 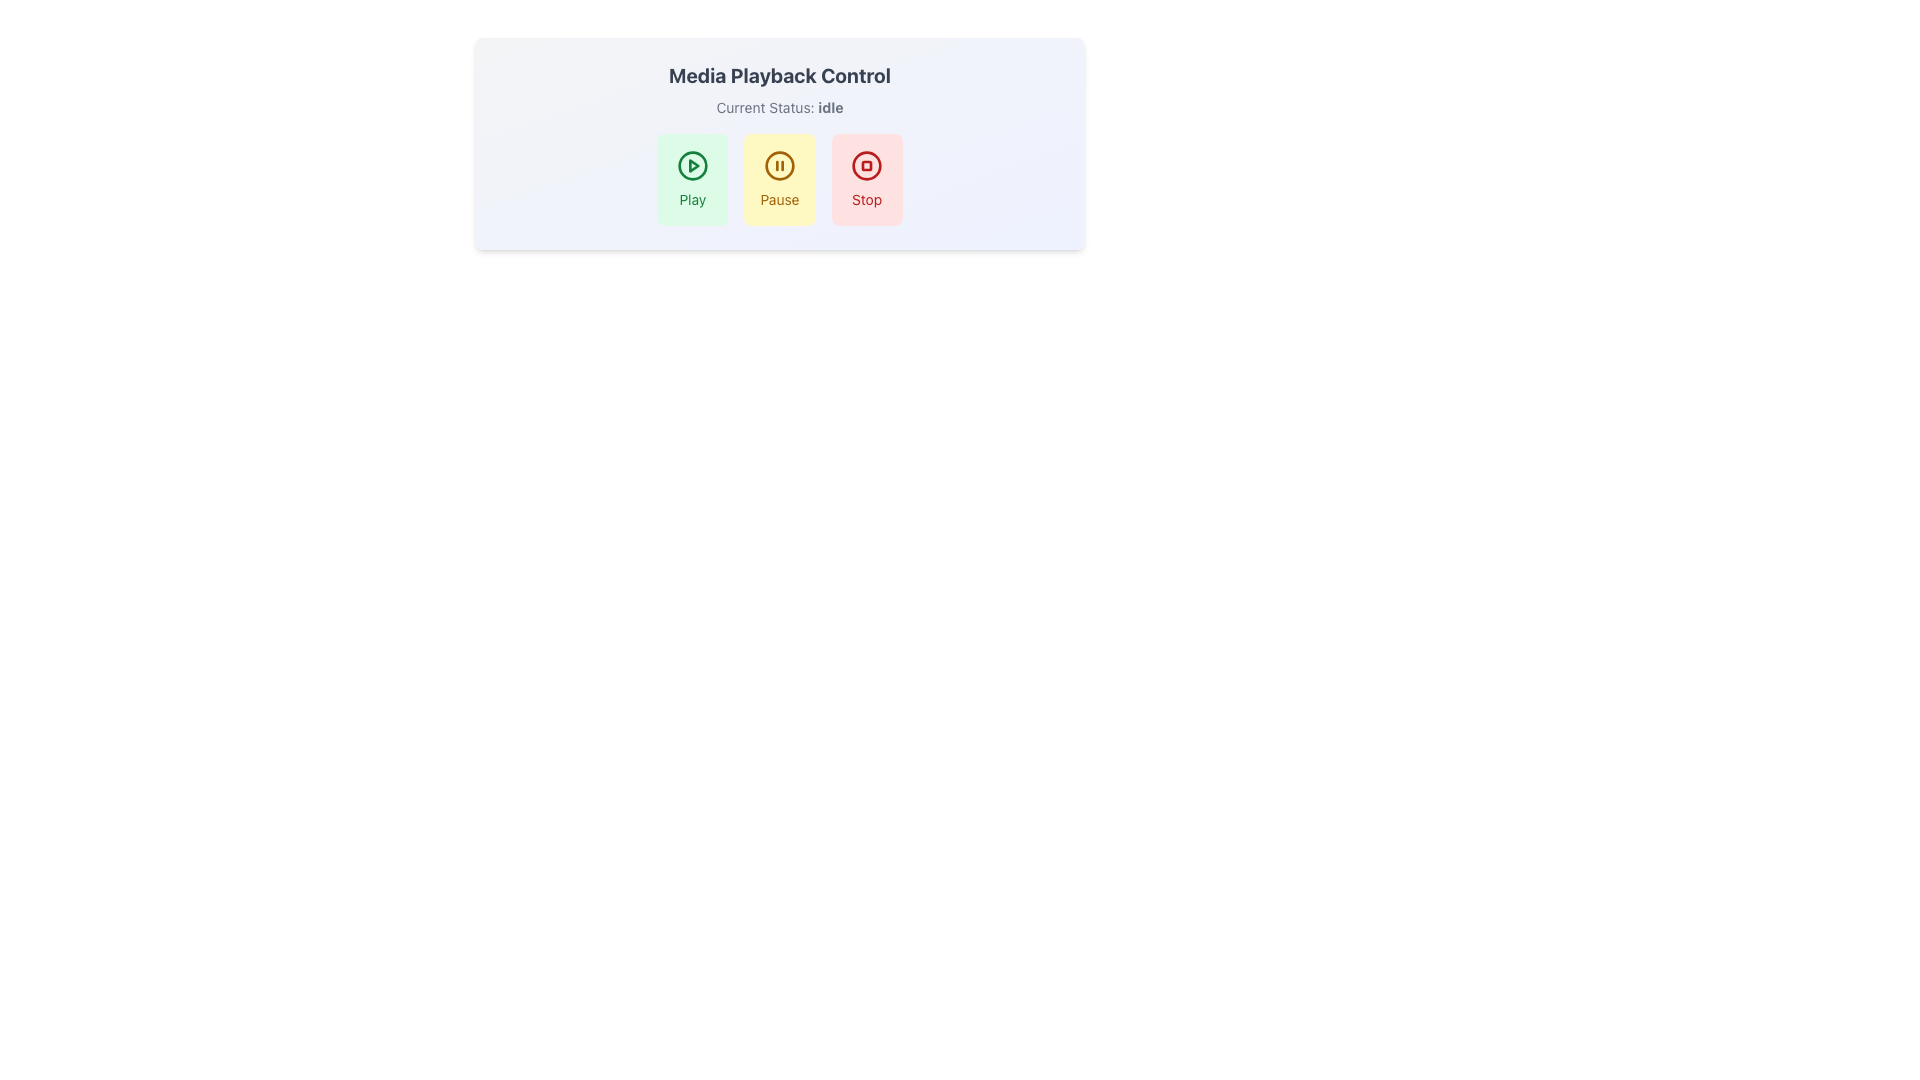 I want to click on the 'Play' icon, which is represented by a triangle within a circular border, to indicate the functionality for starting media playback, so click(x=694, y=164).